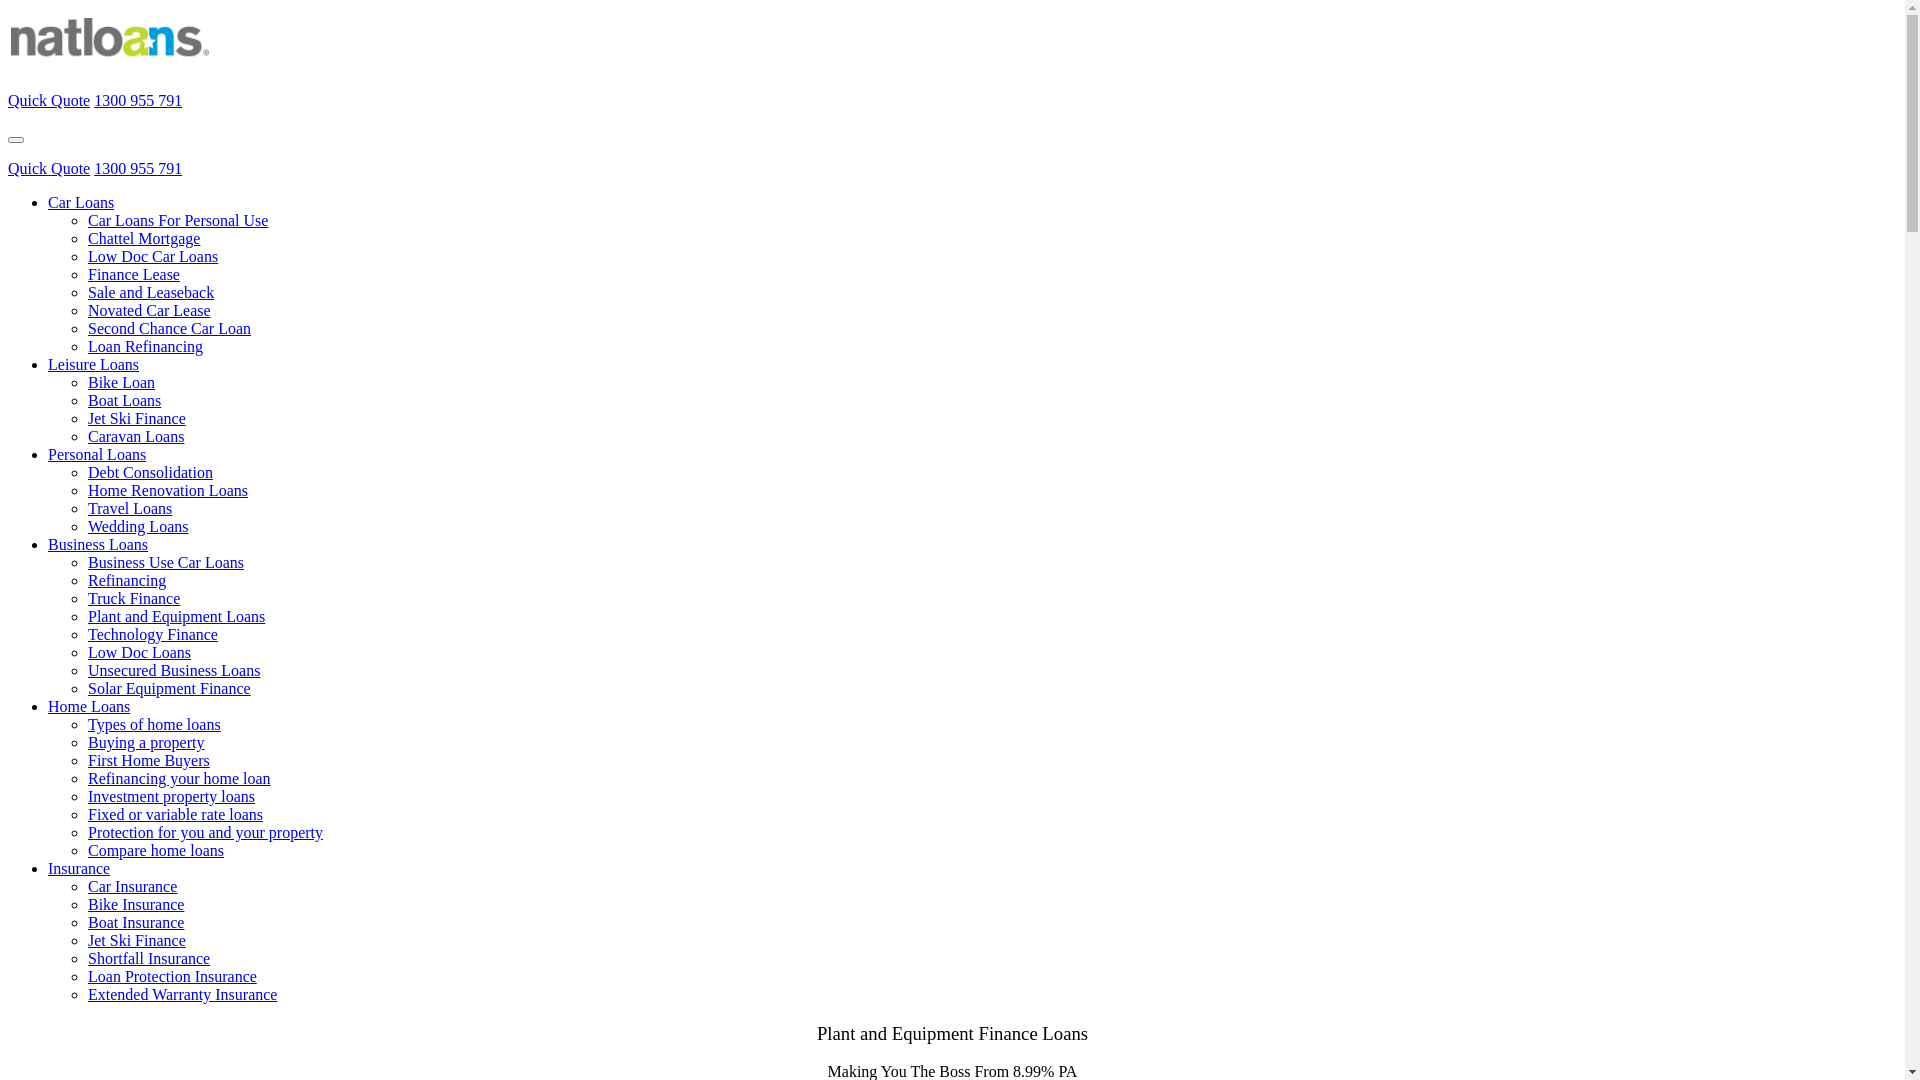 The image size is (1920, 1080). I want to click on 'Solar Equipment Finance', so click(86, 687).